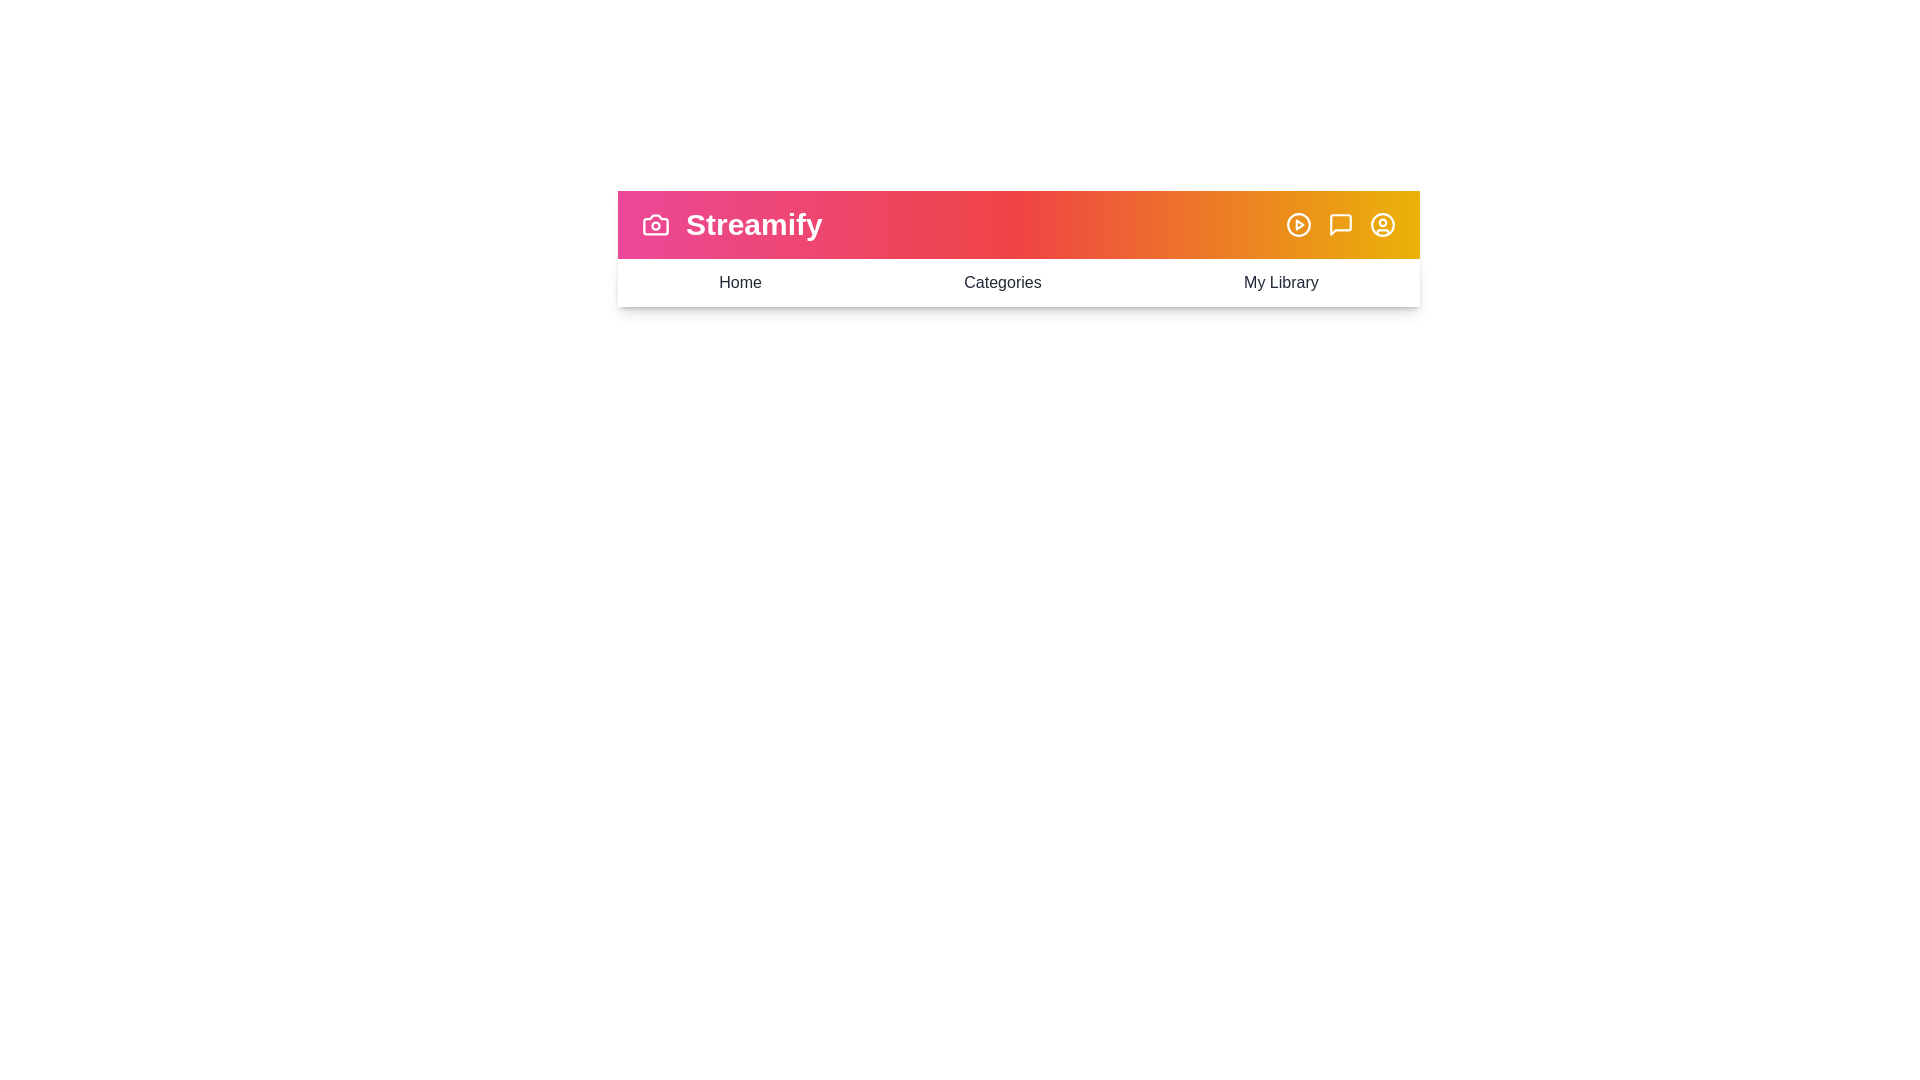 The width and height of the screenshot is (1920, 1080). Describe the element at coordinates (656, 224) in the screenshot. I see `the camera icon to trigger its functionality` at that location.